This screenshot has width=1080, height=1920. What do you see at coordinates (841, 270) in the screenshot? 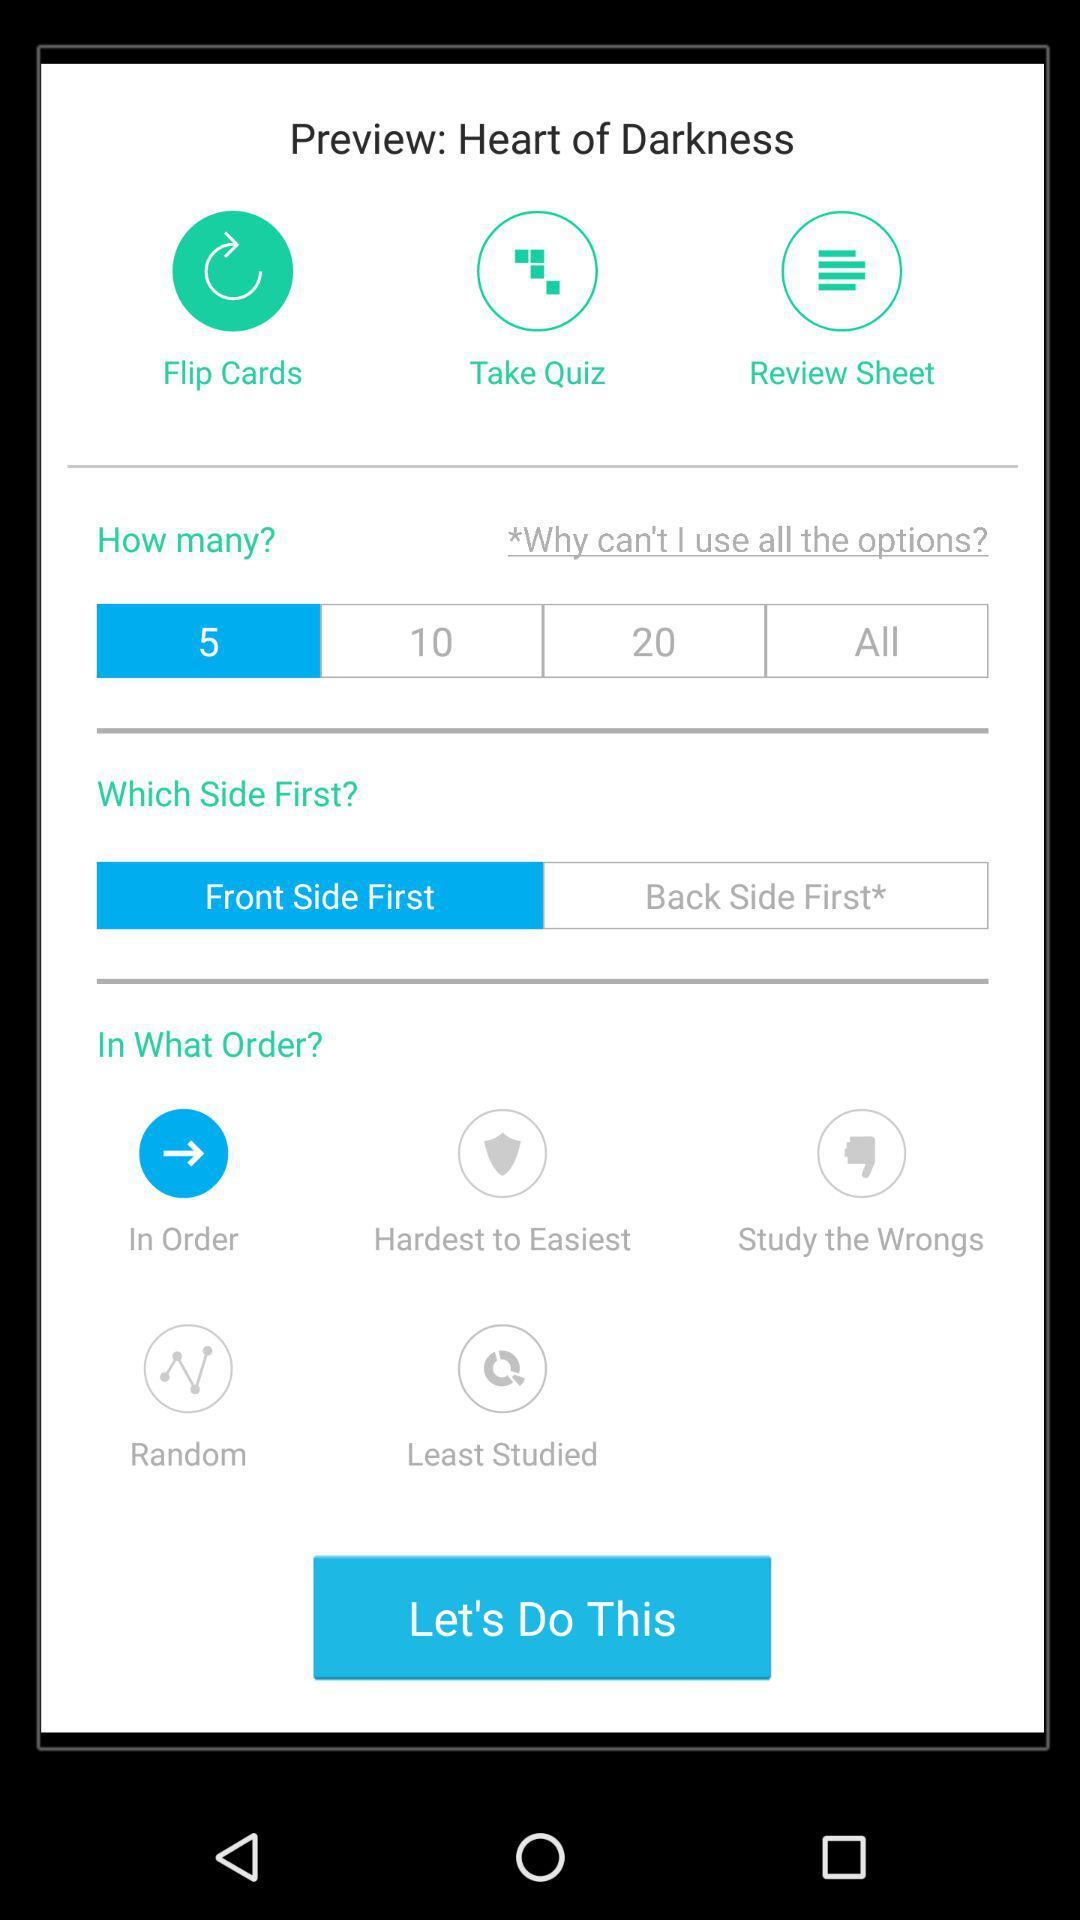
I see `review sheet button` at bounding box center [841, 270].